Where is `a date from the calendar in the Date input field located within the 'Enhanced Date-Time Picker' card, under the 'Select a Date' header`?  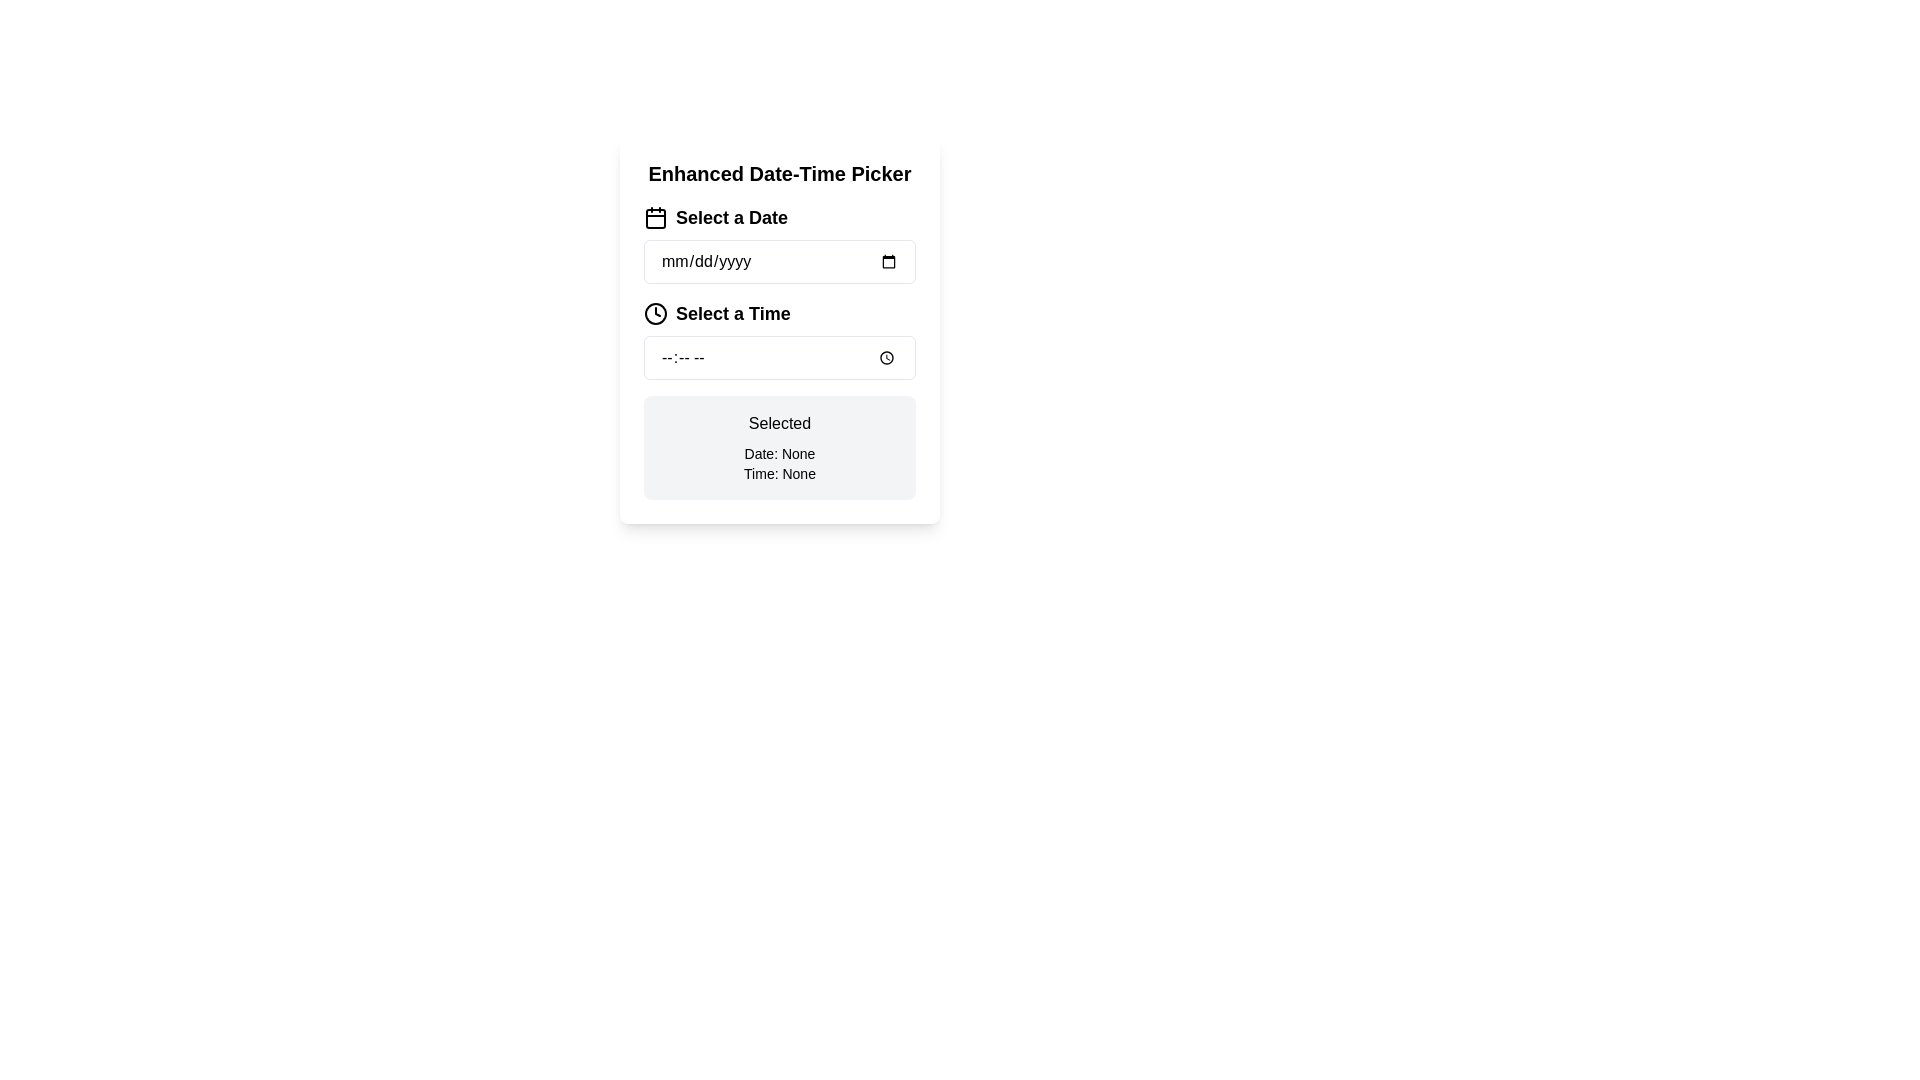
a date from the calendar in the Date input field located within the 'Enhanced Date-Time Picker' card, under the 'Select a Date' header is located at coordinates (778, 242).